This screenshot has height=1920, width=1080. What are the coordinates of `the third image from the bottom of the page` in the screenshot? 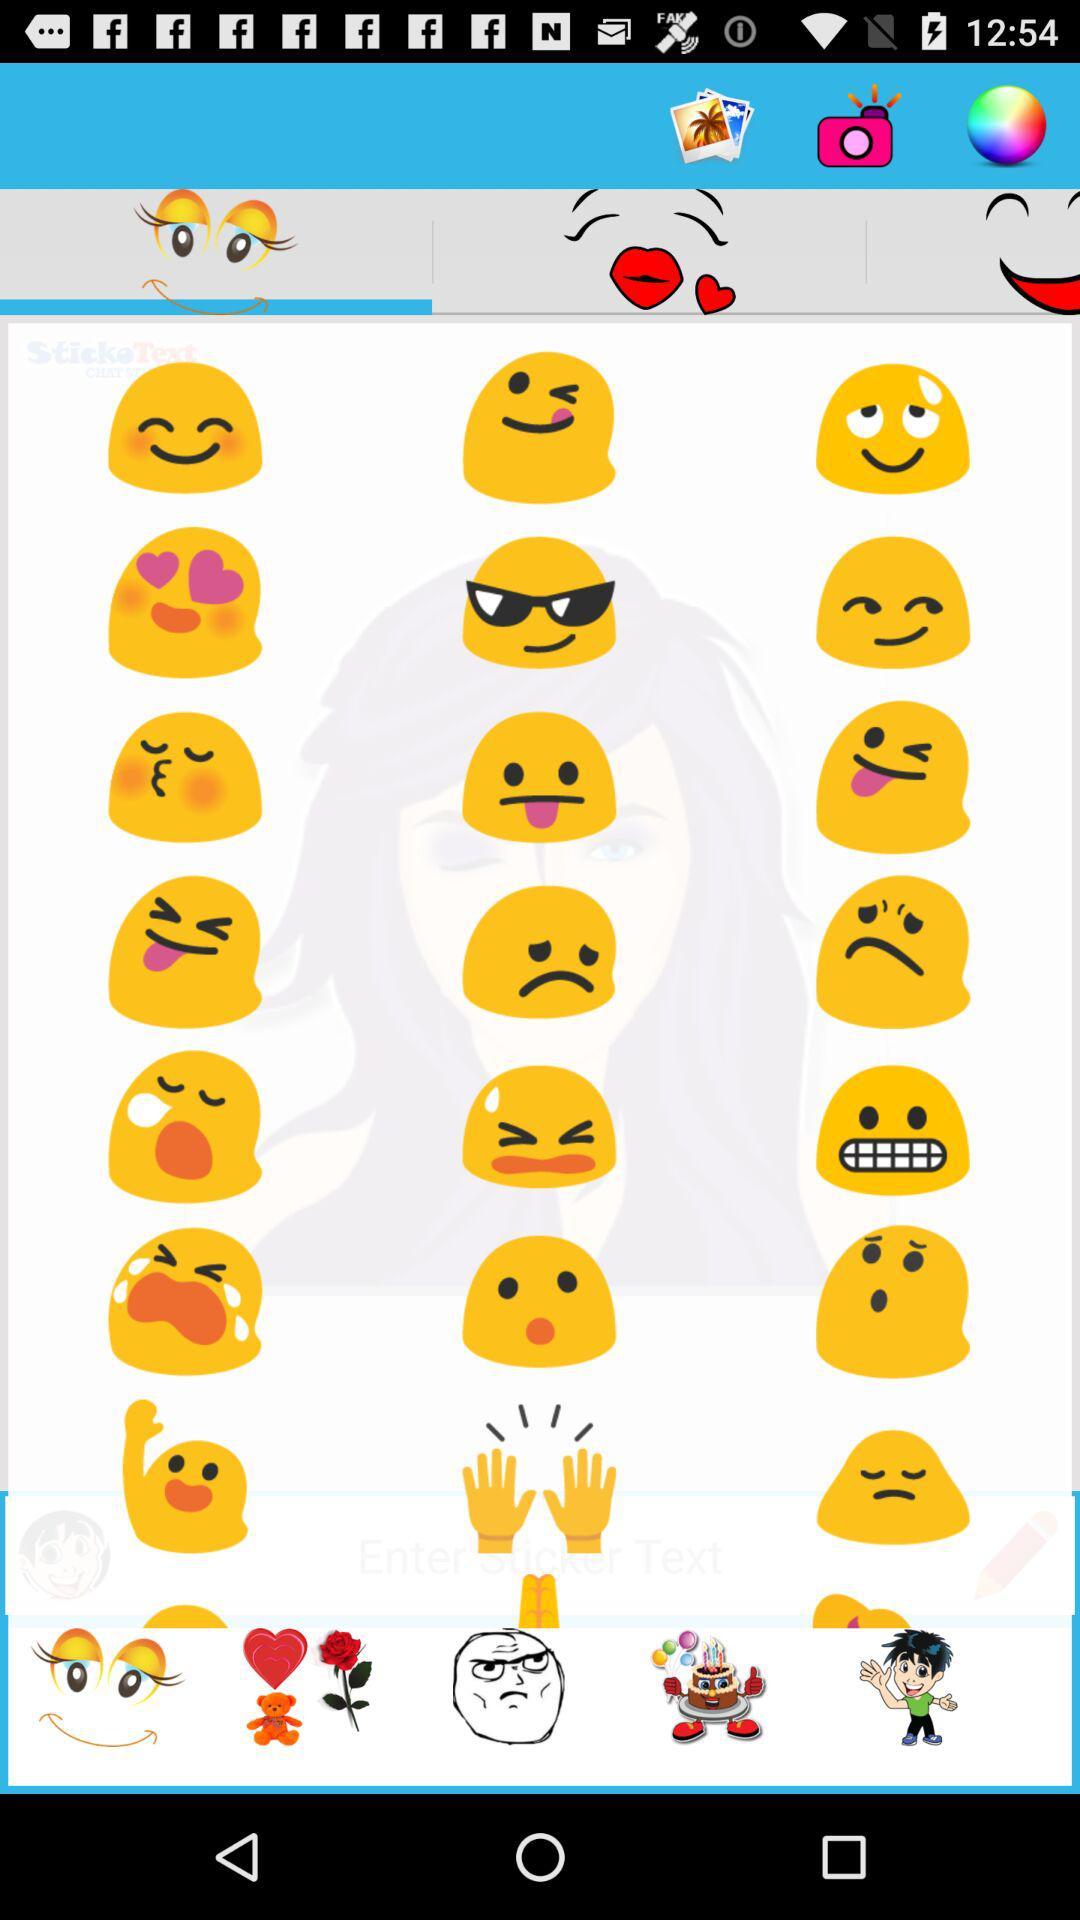 It's located at (508, 1686).